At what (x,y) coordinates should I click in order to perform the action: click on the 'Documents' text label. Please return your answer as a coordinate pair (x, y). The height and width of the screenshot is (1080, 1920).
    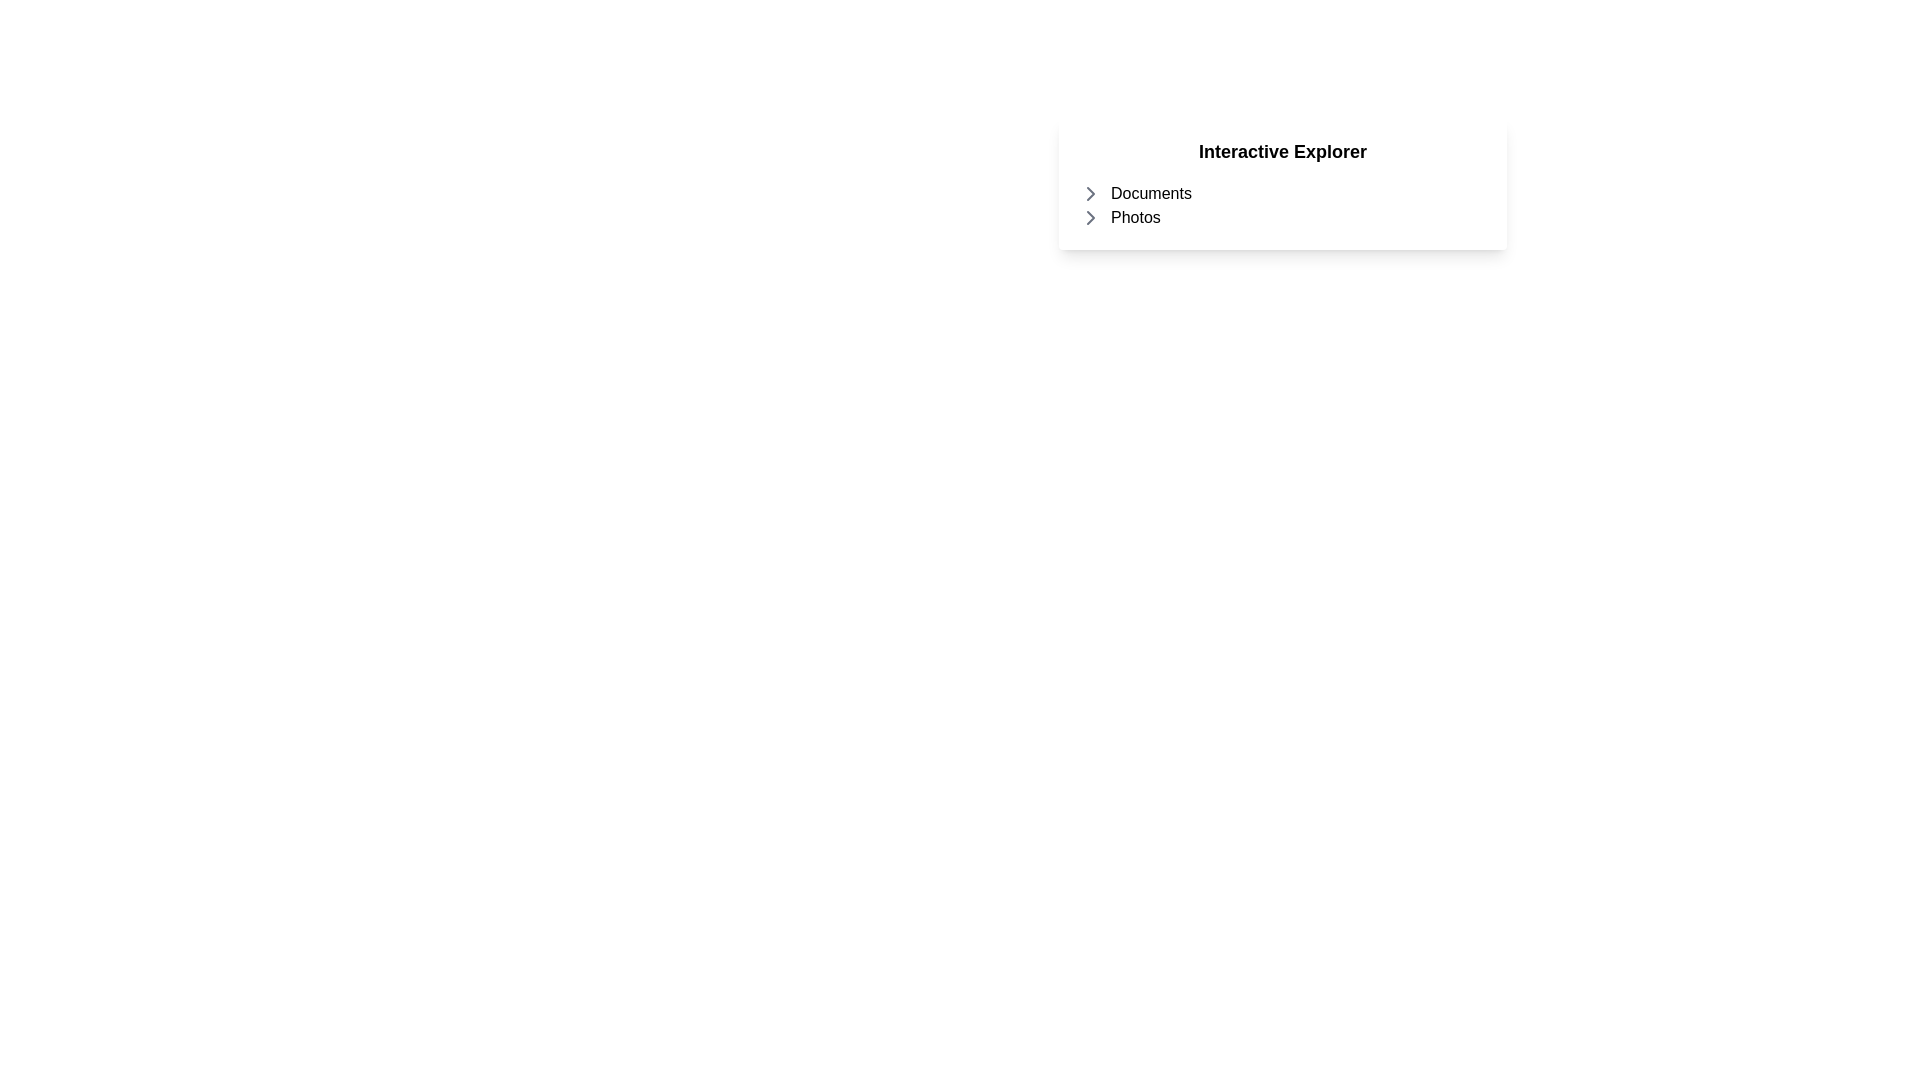
    Looking at the image, I should click on (1151, 193).